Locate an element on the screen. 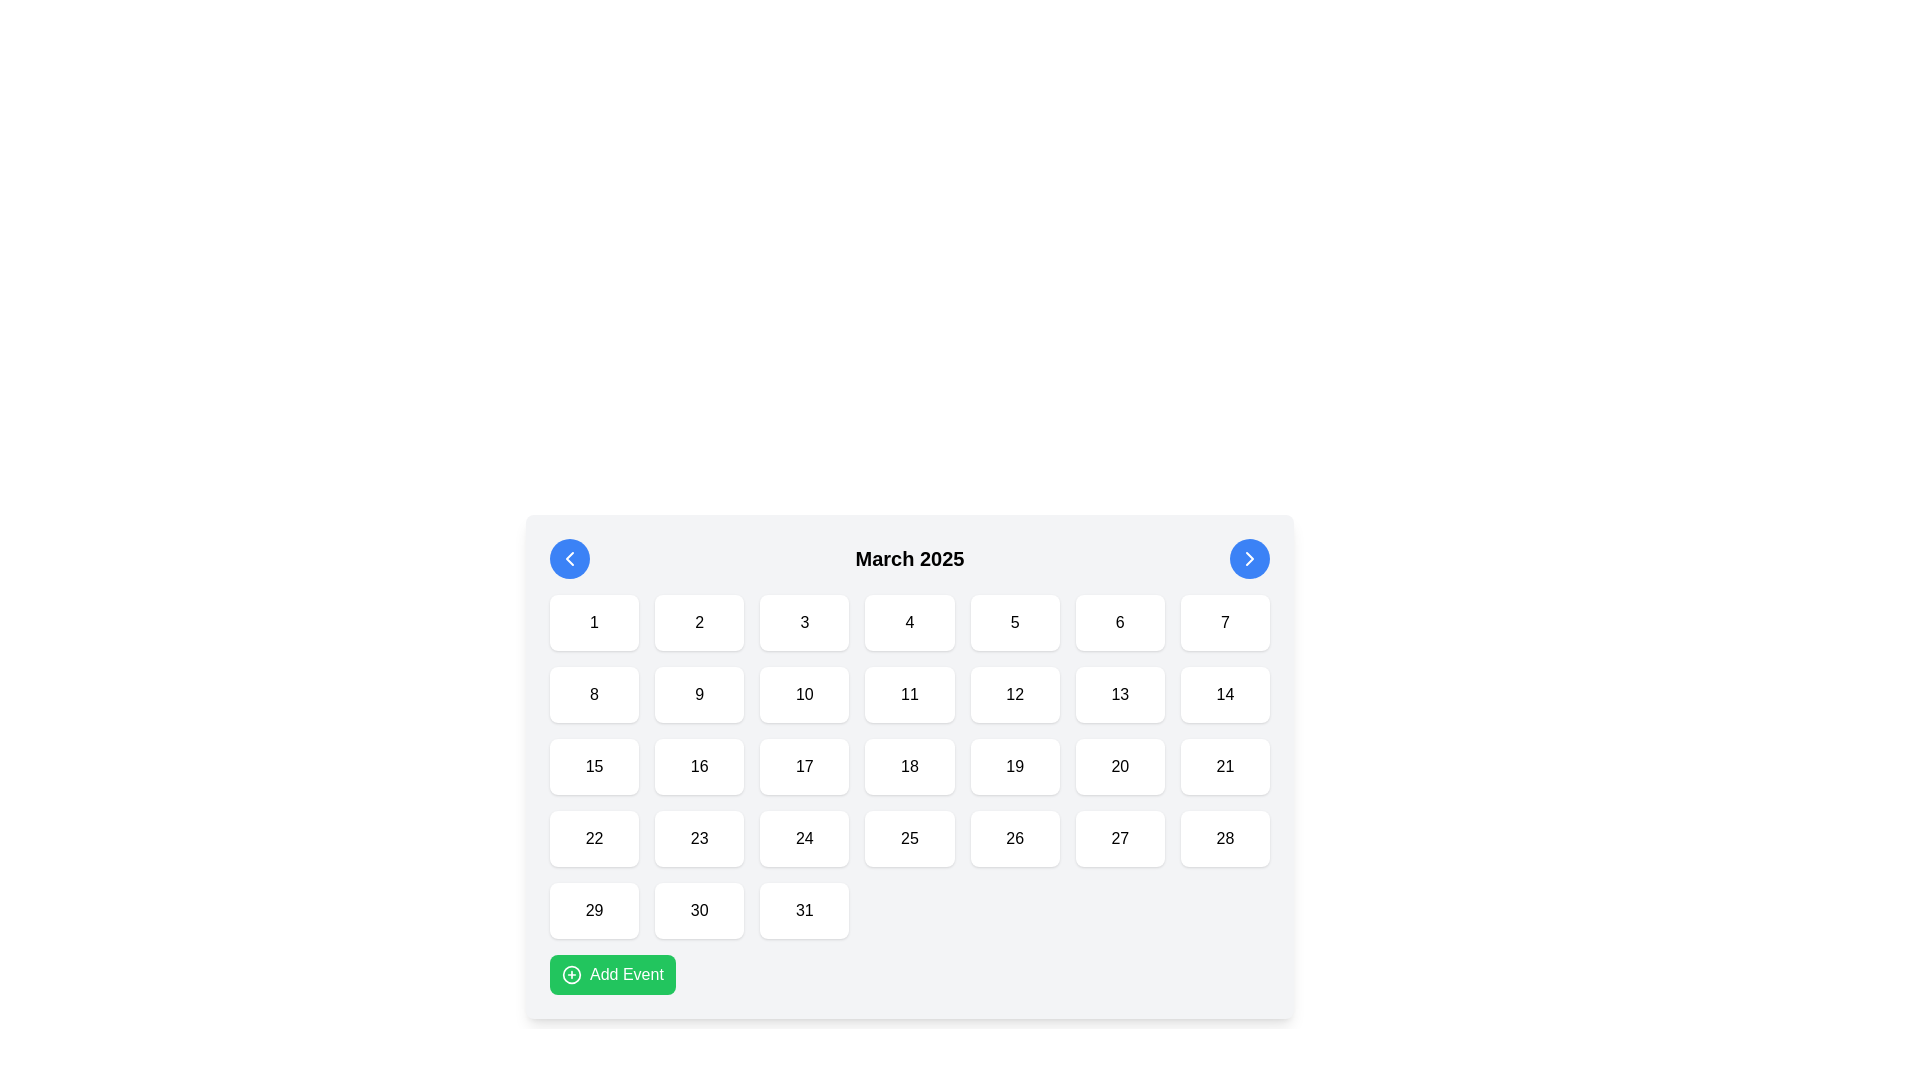  the highlighted cell for the 18th of March 2025 in the calendar component is located at coordinates (909, 766).